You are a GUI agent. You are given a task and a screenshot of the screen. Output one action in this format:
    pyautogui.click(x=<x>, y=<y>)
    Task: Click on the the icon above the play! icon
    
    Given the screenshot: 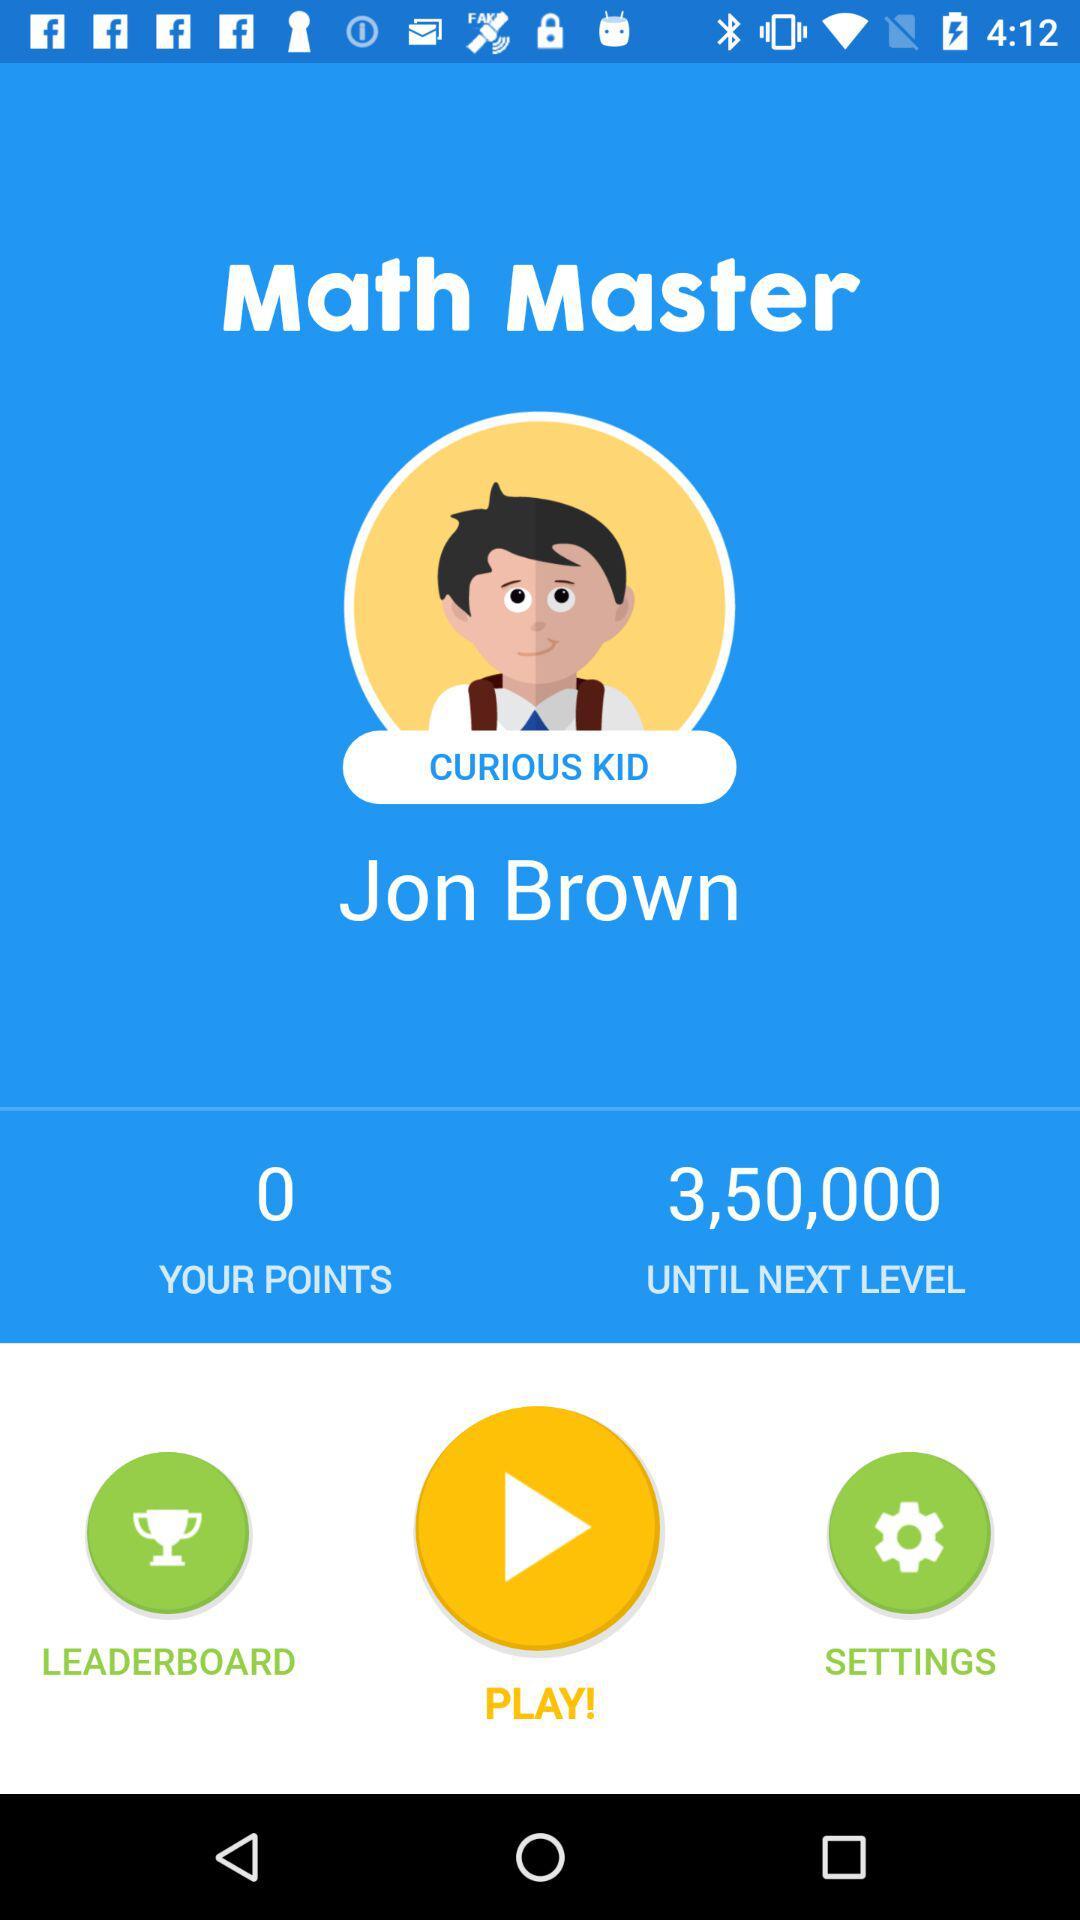 What is the action you would take?
    pyautogui.click(x=538, y=1531)
    